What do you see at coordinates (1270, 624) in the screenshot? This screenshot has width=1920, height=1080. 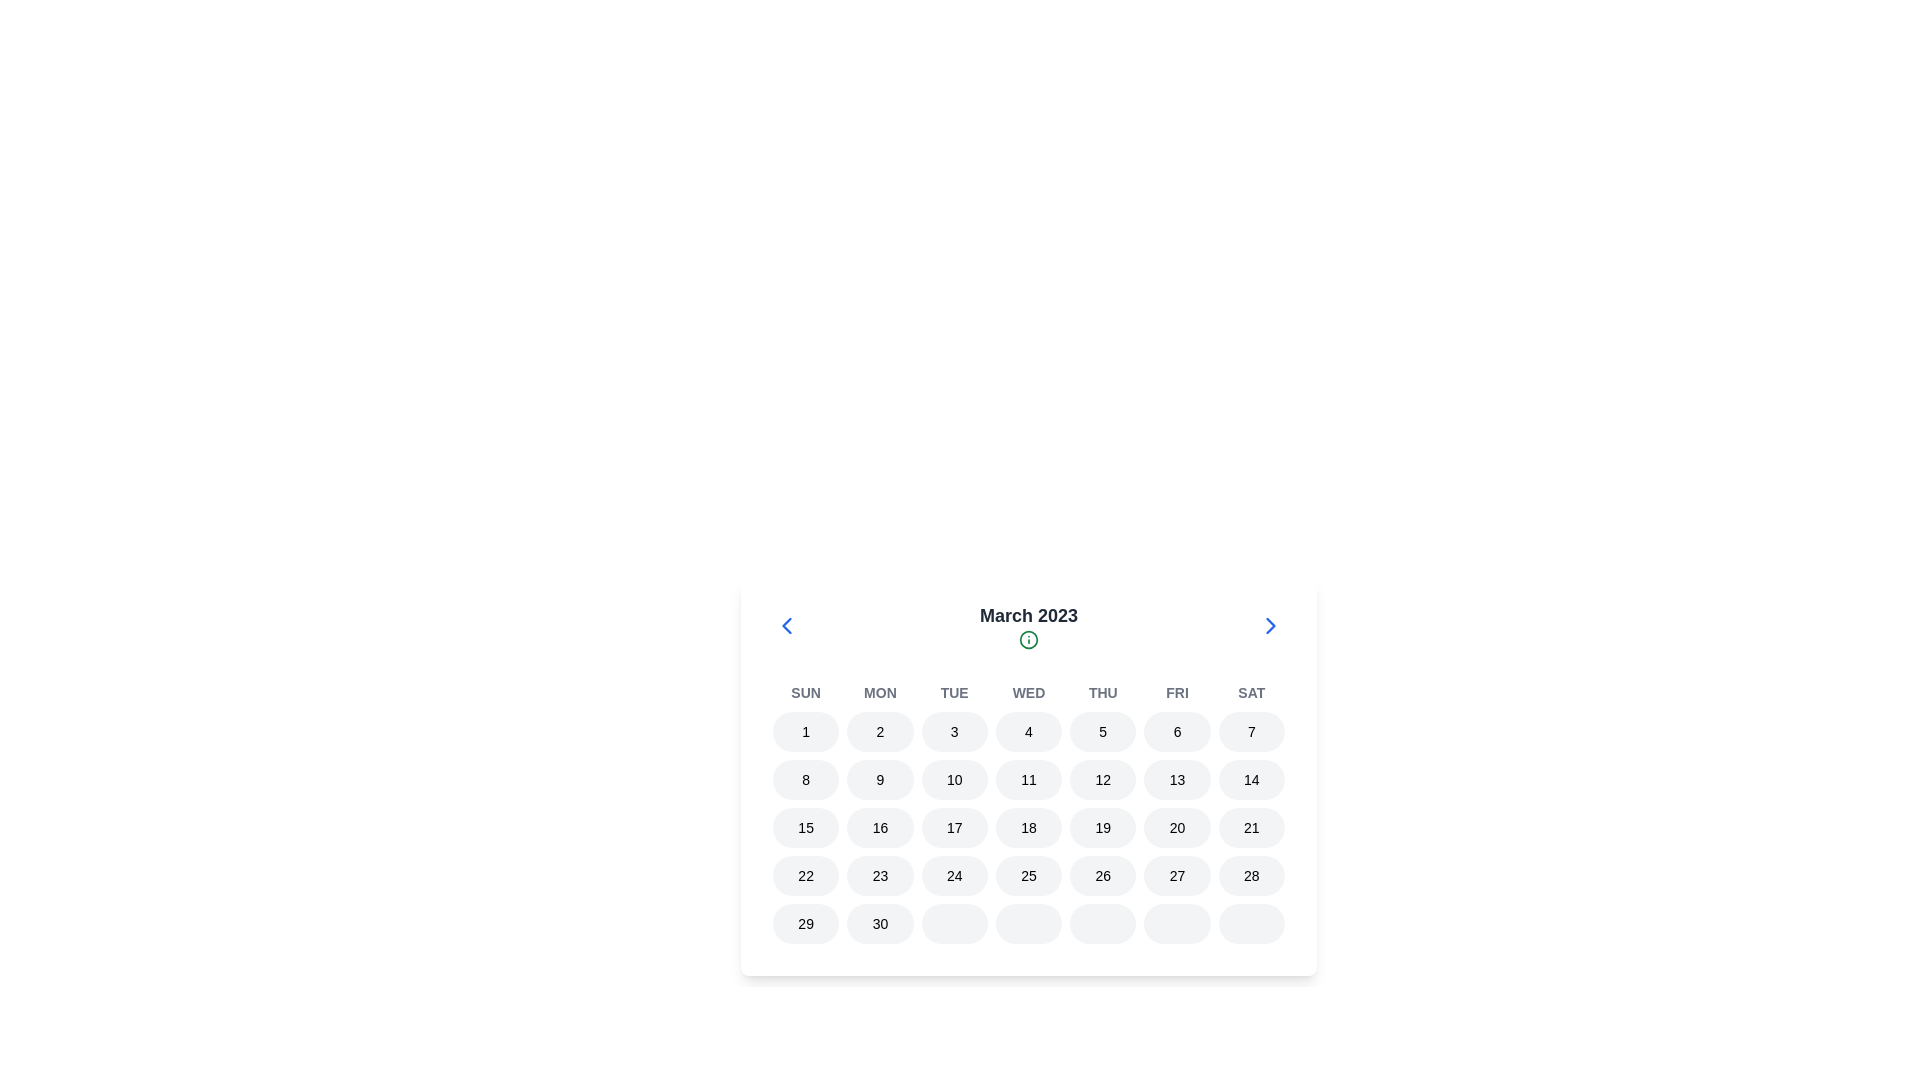 I see `the blue chevron right icon located at the far right of the 'March 2023' section` at bounding box center [1270, 624].